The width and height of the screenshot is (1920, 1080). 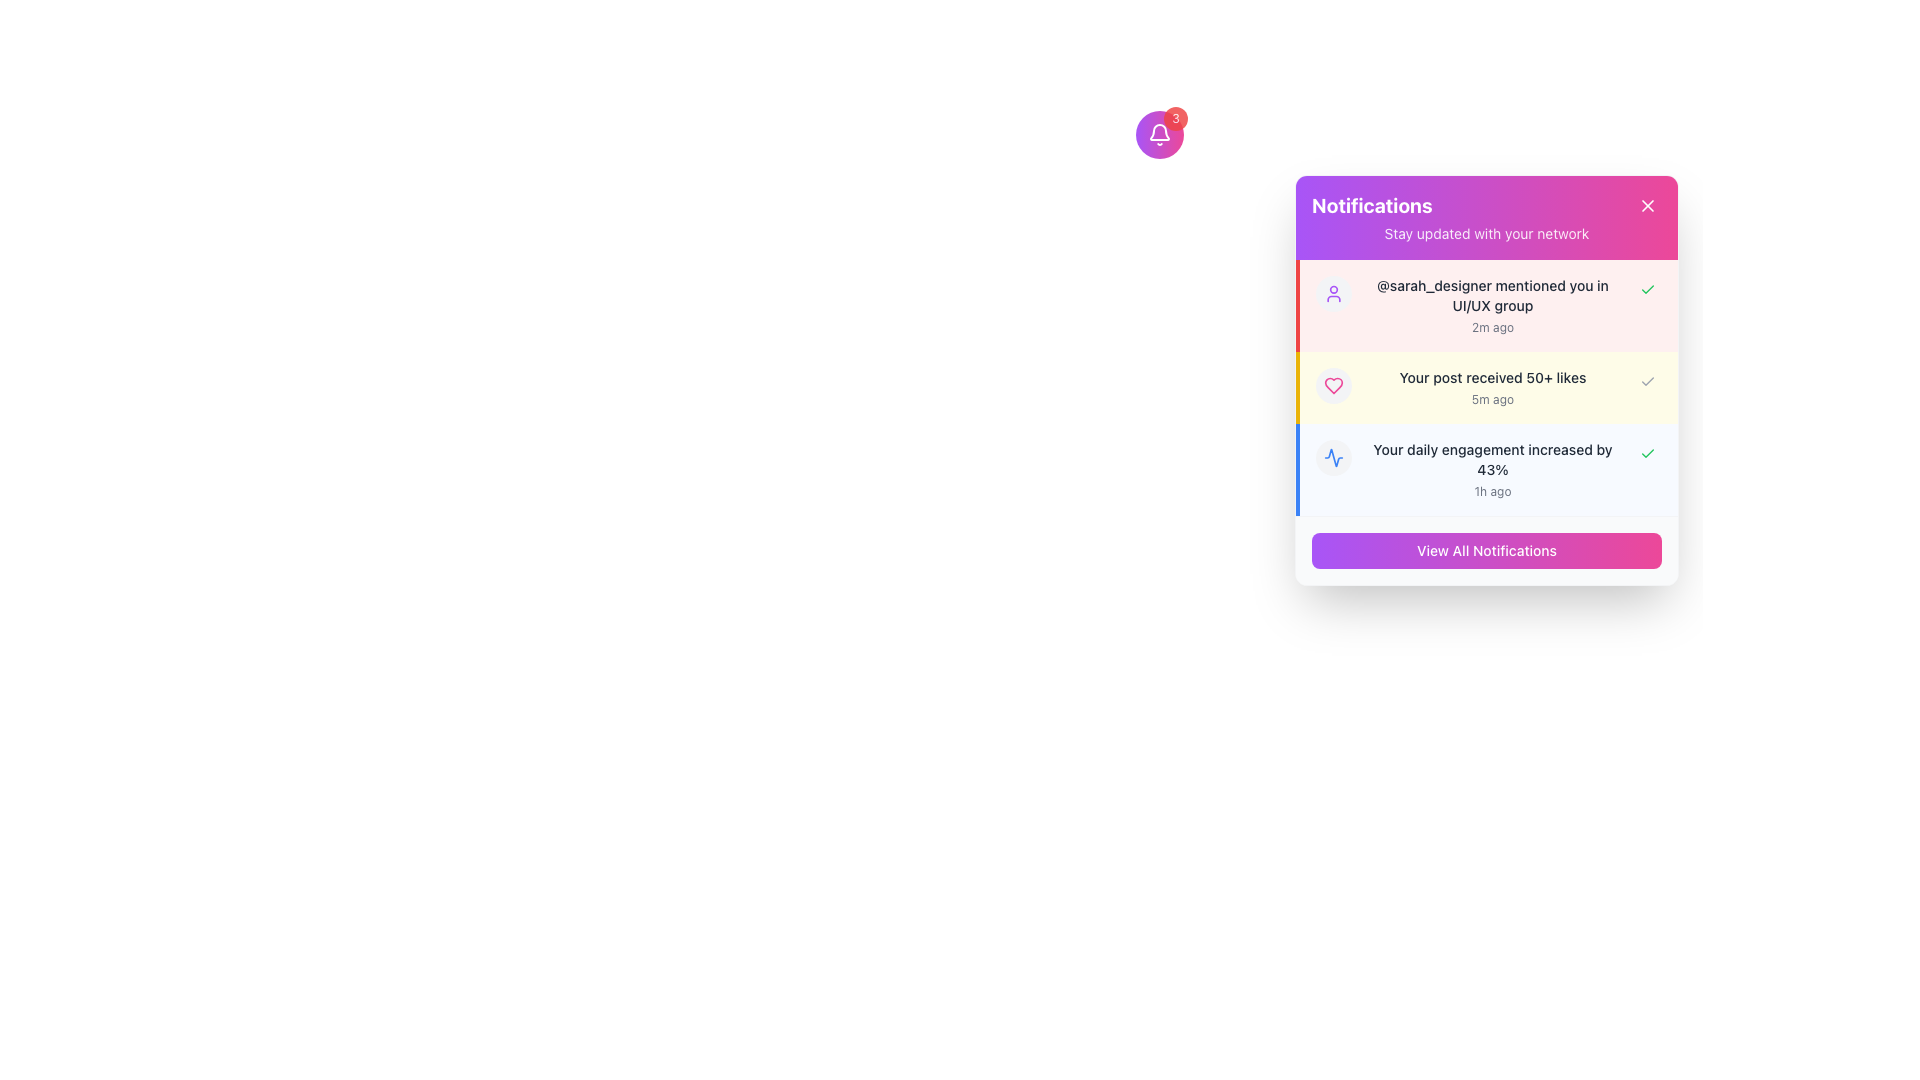 What do you see at coordinates (1334, 458) in the screenshot?
I see `the rounded icon with a white background and blue waveform located to the left of the notification message 'Your daily engagement increased by 43%' for interaction` at bounding box center [1334, 458].